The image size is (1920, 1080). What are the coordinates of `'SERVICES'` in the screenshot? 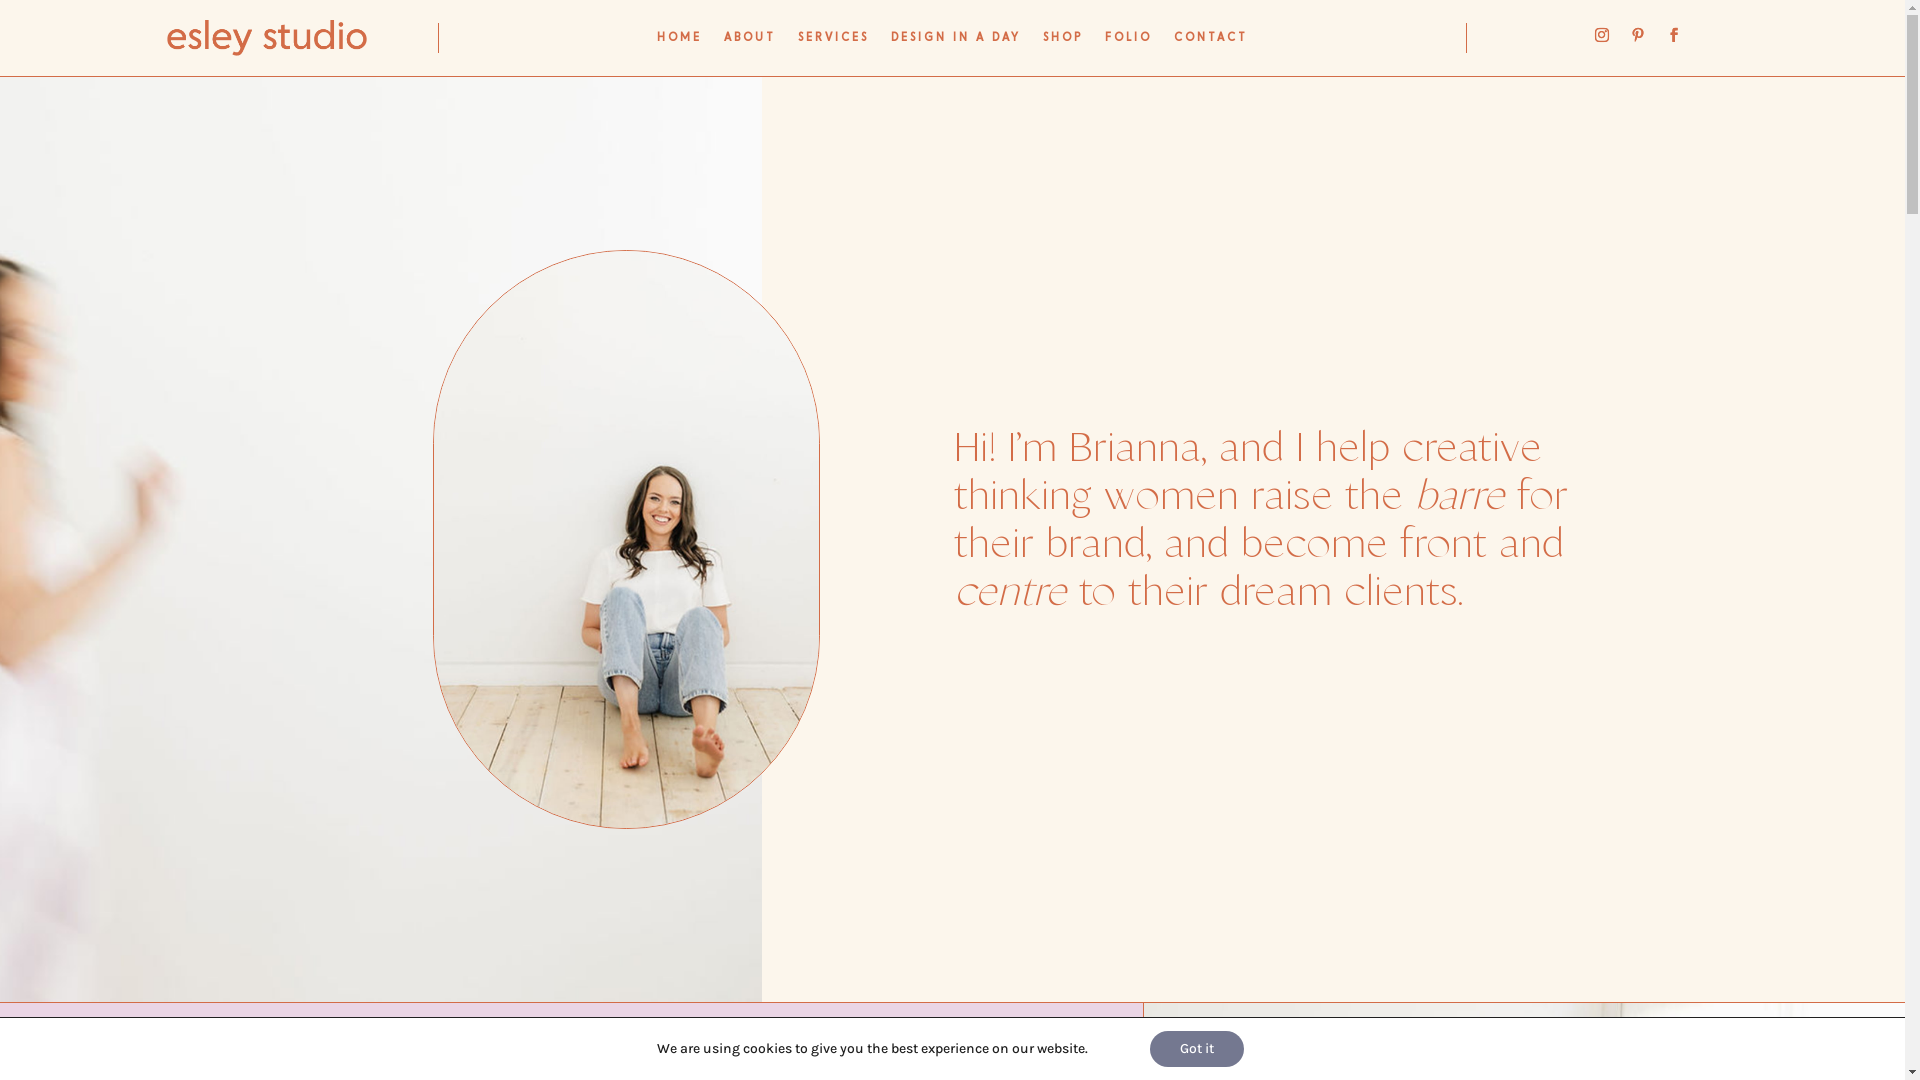 It's located at (833, 42).